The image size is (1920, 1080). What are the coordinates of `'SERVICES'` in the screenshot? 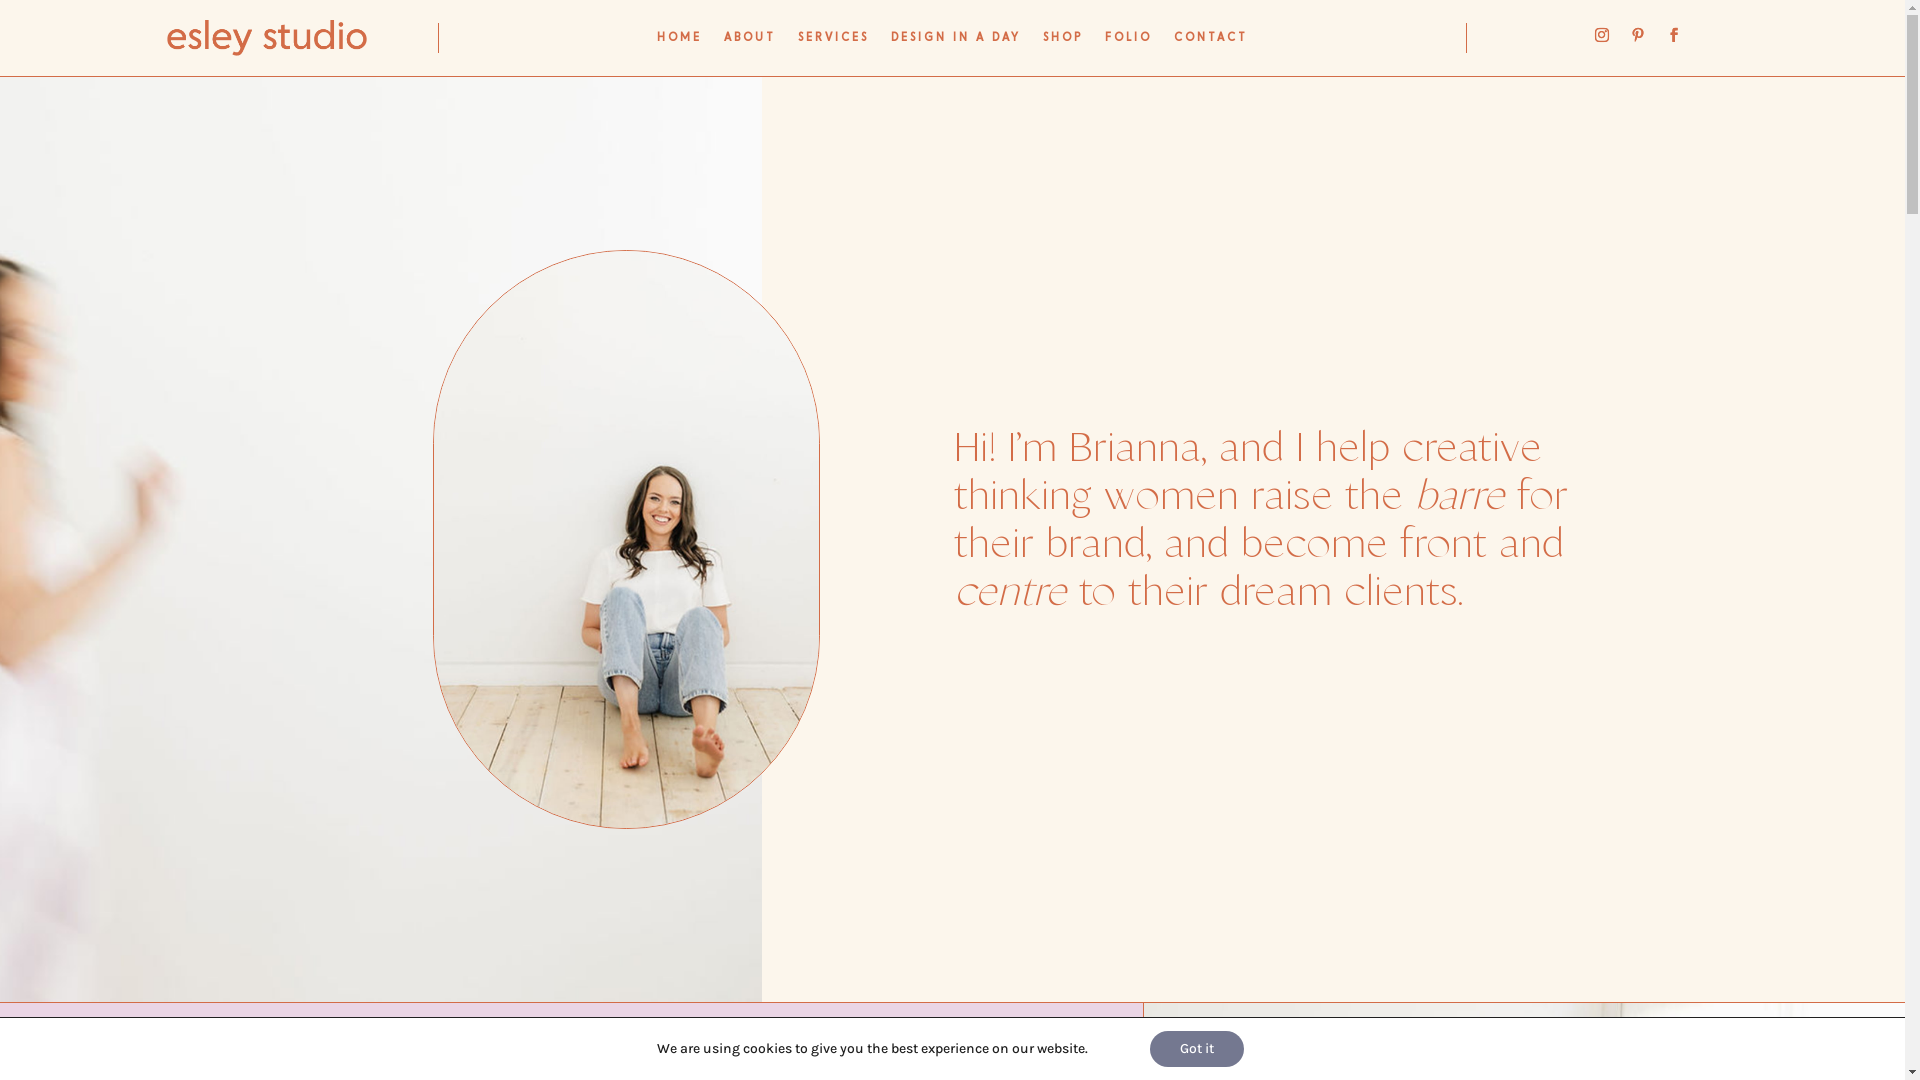 It's located at (833, 42).